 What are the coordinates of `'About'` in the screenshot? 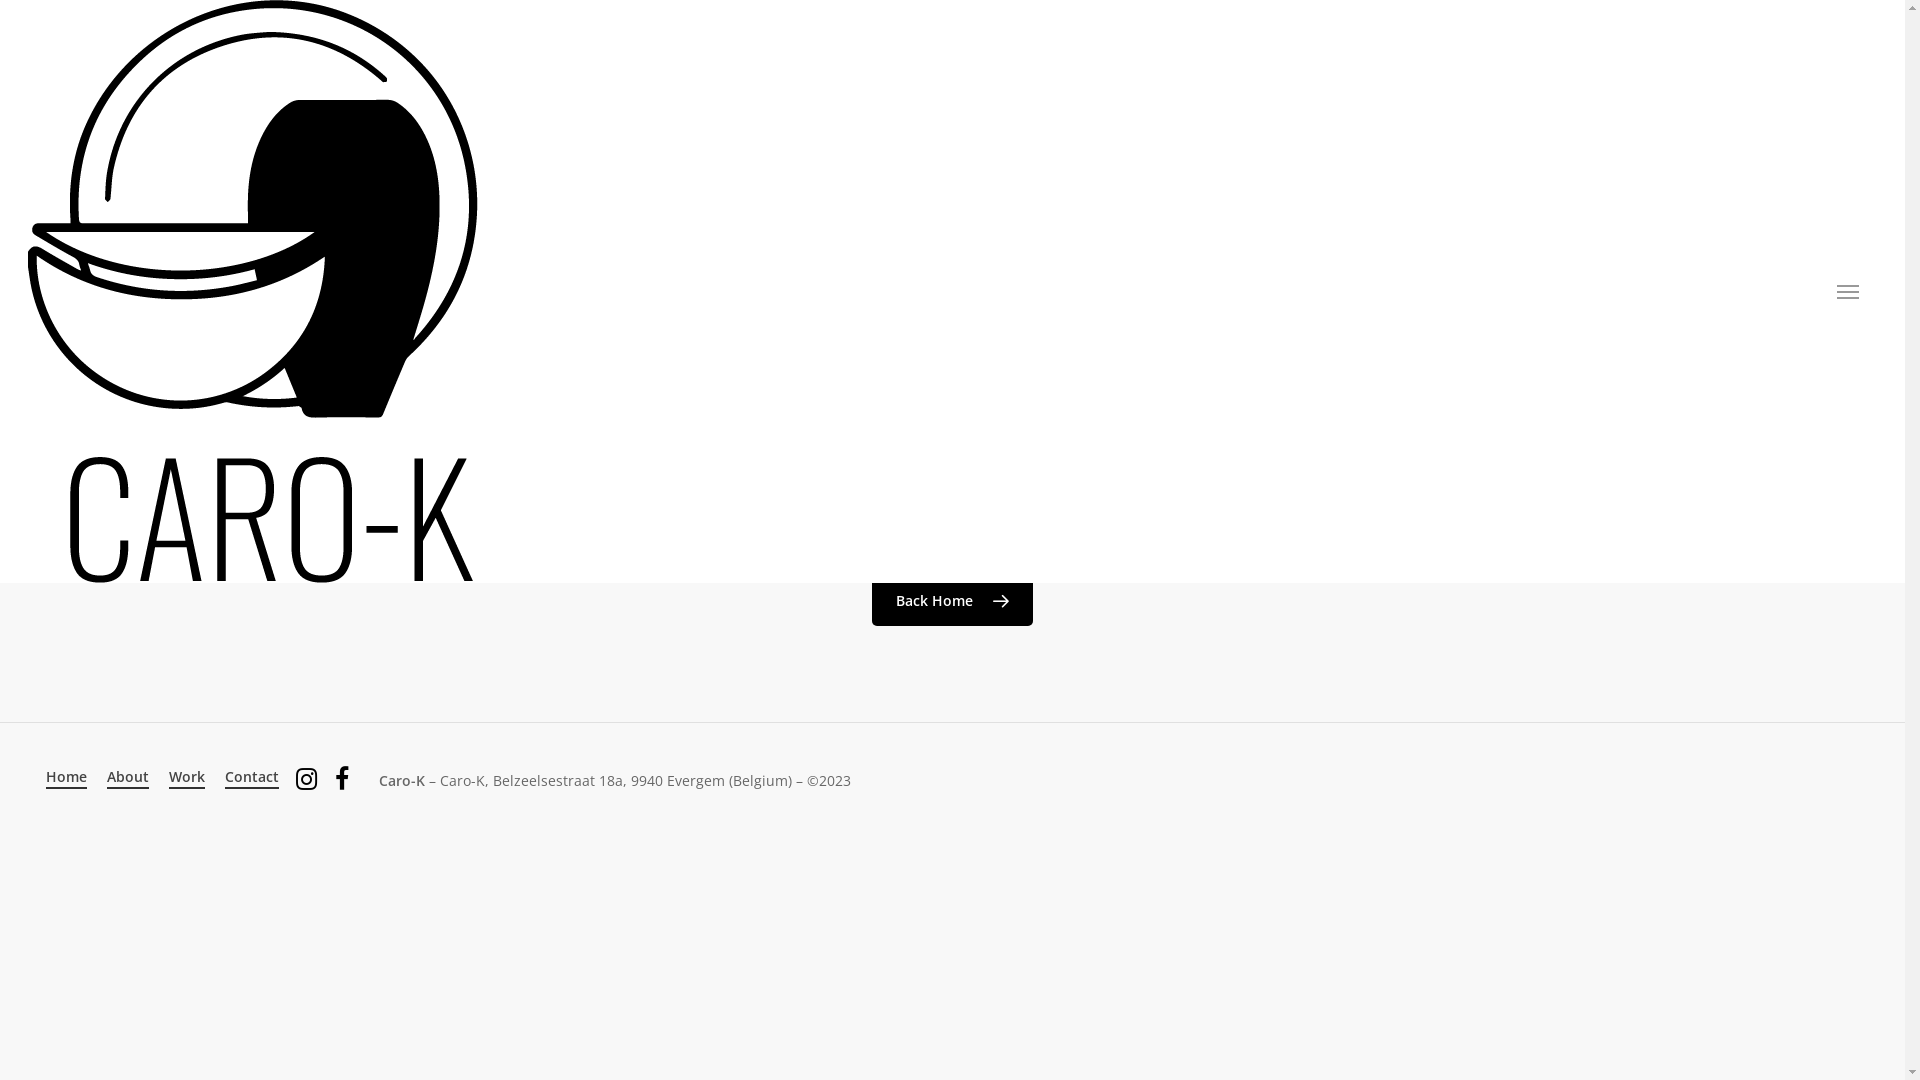 It's located at (127, 775).